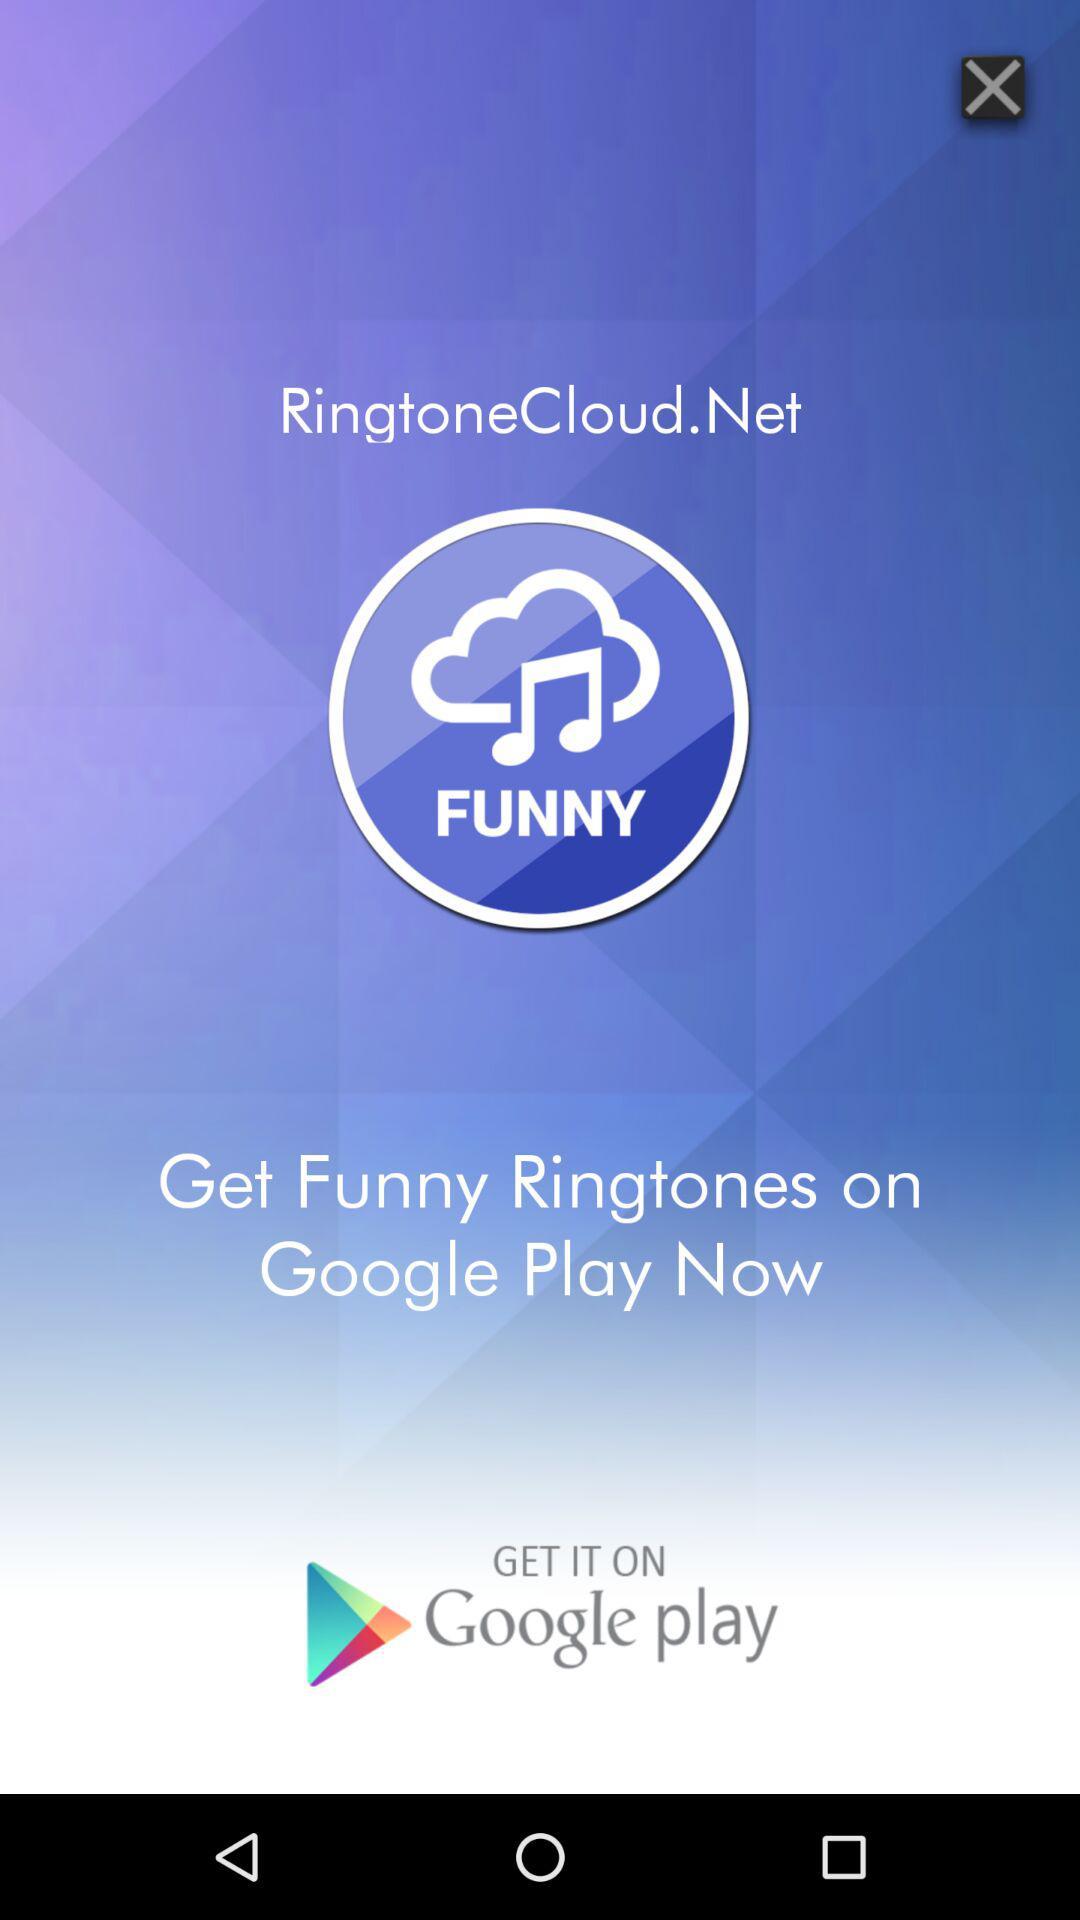 The image size is (1080, 1920). Describe the element at coordinates (992, 85) in the screenshot. I see `item above the ringtonecloud.net item` at that location.